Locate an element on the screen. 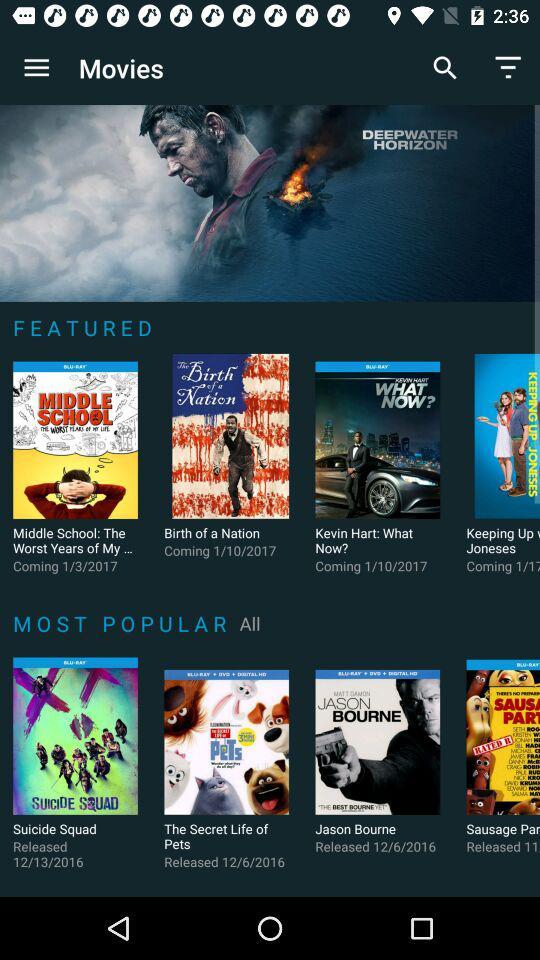 The image size is (540, 960). icon next to all is located at coordinates (123, 622).